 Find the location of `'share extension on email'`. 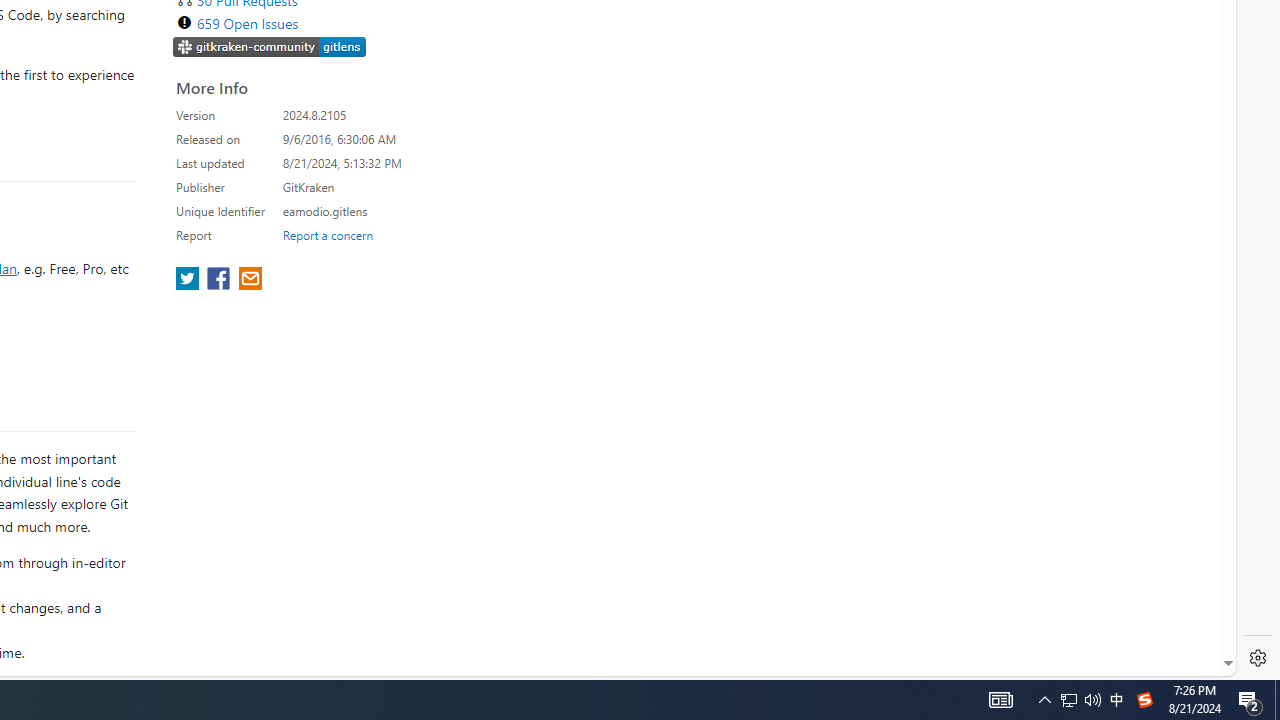

'share extension on email' is located at coordinates (248, 280).